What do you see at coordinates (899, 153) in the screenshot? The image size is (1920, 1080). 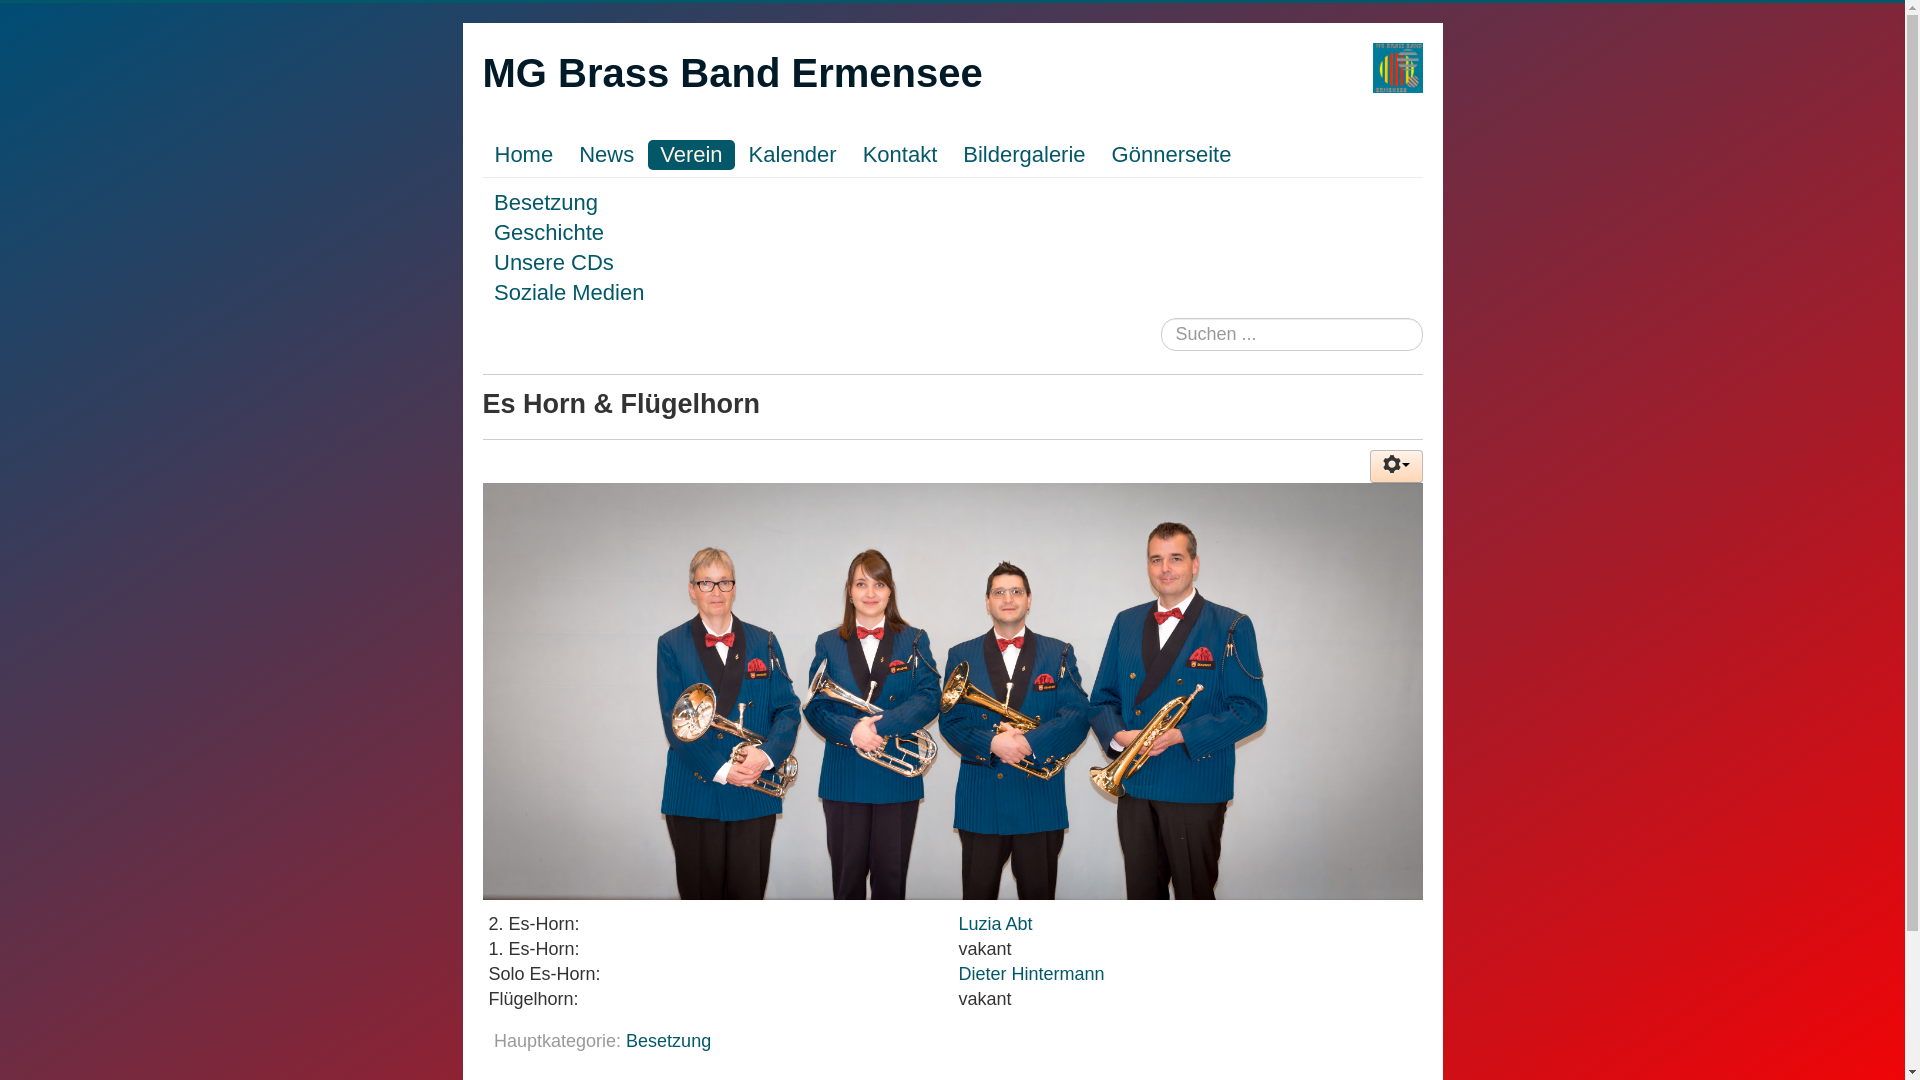 I see `'Kontakt'` at bounding box center [899, 153].